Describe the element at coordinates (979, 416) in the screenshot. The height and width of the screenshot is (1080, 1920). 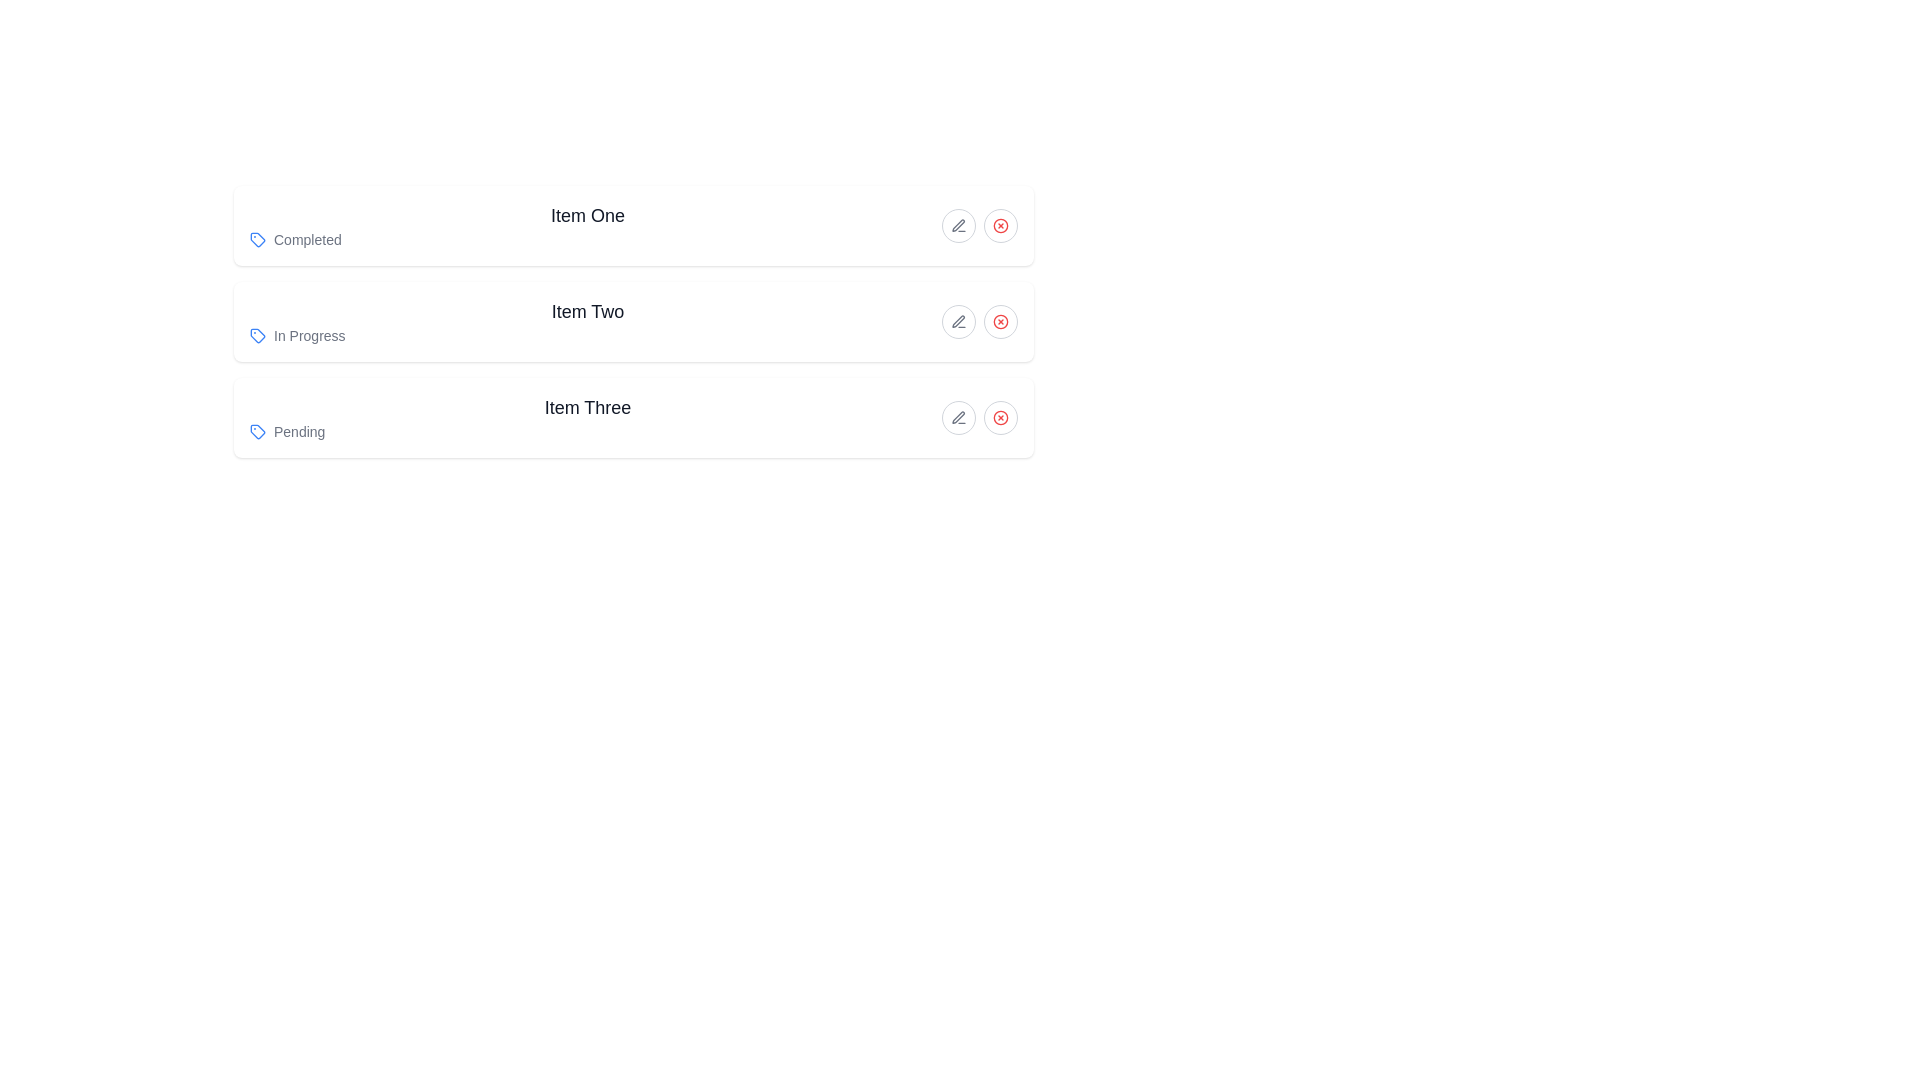
I see `the pen icon located on the far-right side of the 'Item Three' row to initiate editing` at that location.